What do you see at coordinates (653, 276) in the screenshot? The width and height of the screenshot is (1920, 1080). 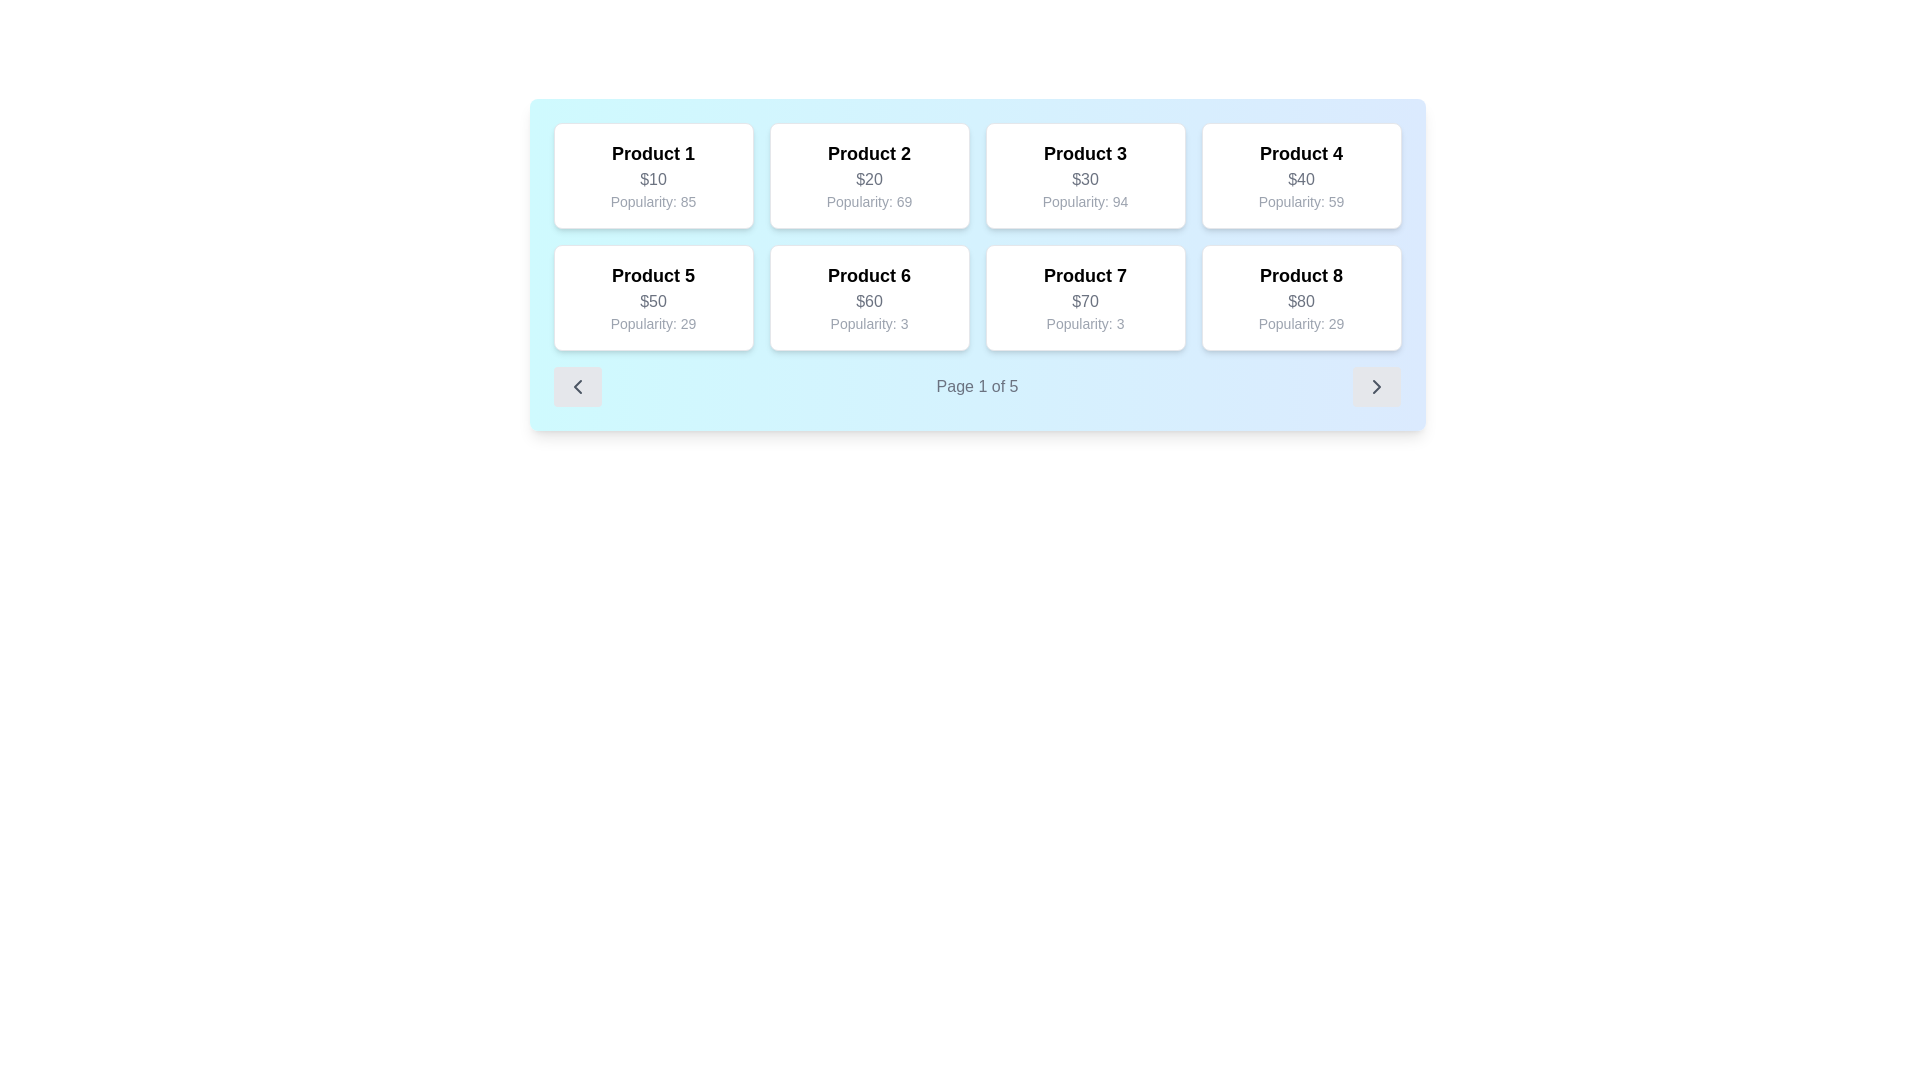 I see `the text label displaying 'Product 5'` at bounding box center [653, 276].